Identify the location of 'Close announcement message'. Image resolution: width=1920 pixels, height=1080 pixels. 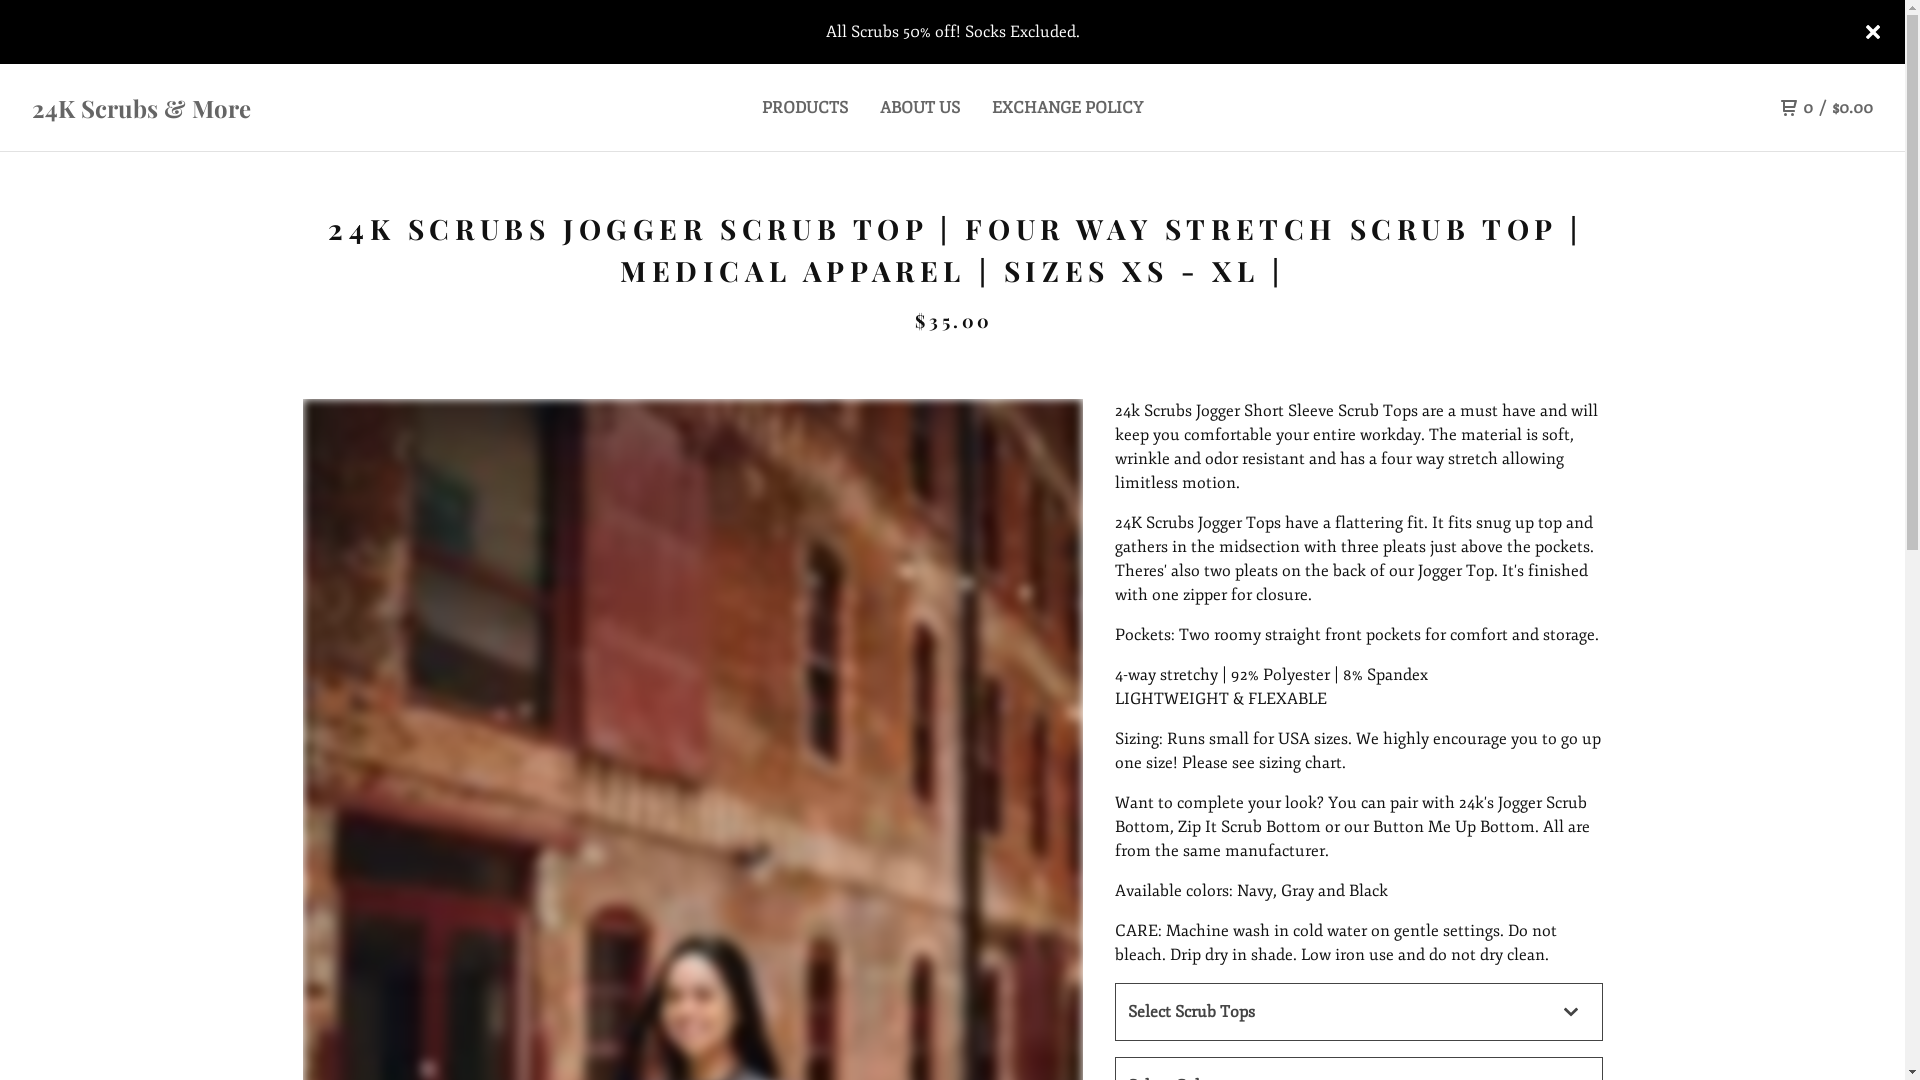
(1871, 31).